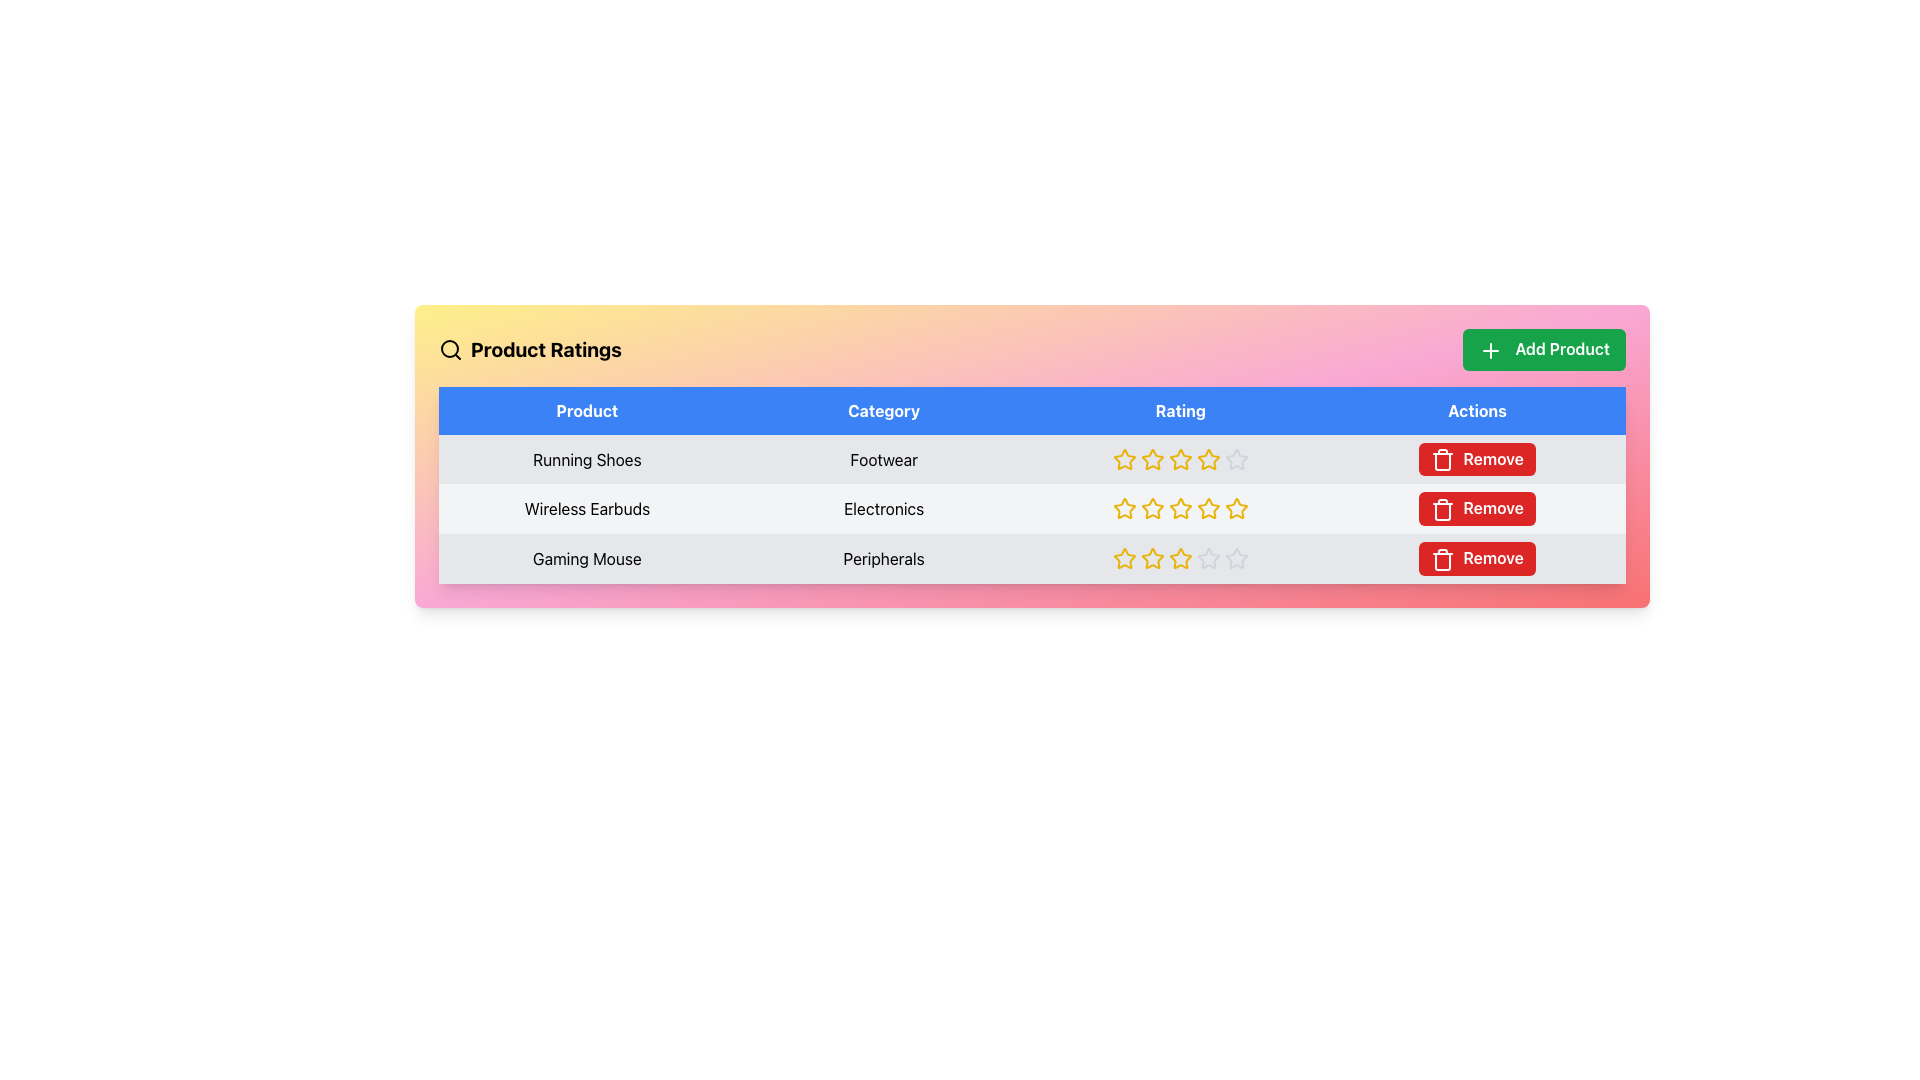 The image size is (1920, 1080). Describe the element at coordinates (1032, 459) in the screenshot. I see `the stars in the first row of the product rating table to change the rating for 'Running Shoes'` at that location.